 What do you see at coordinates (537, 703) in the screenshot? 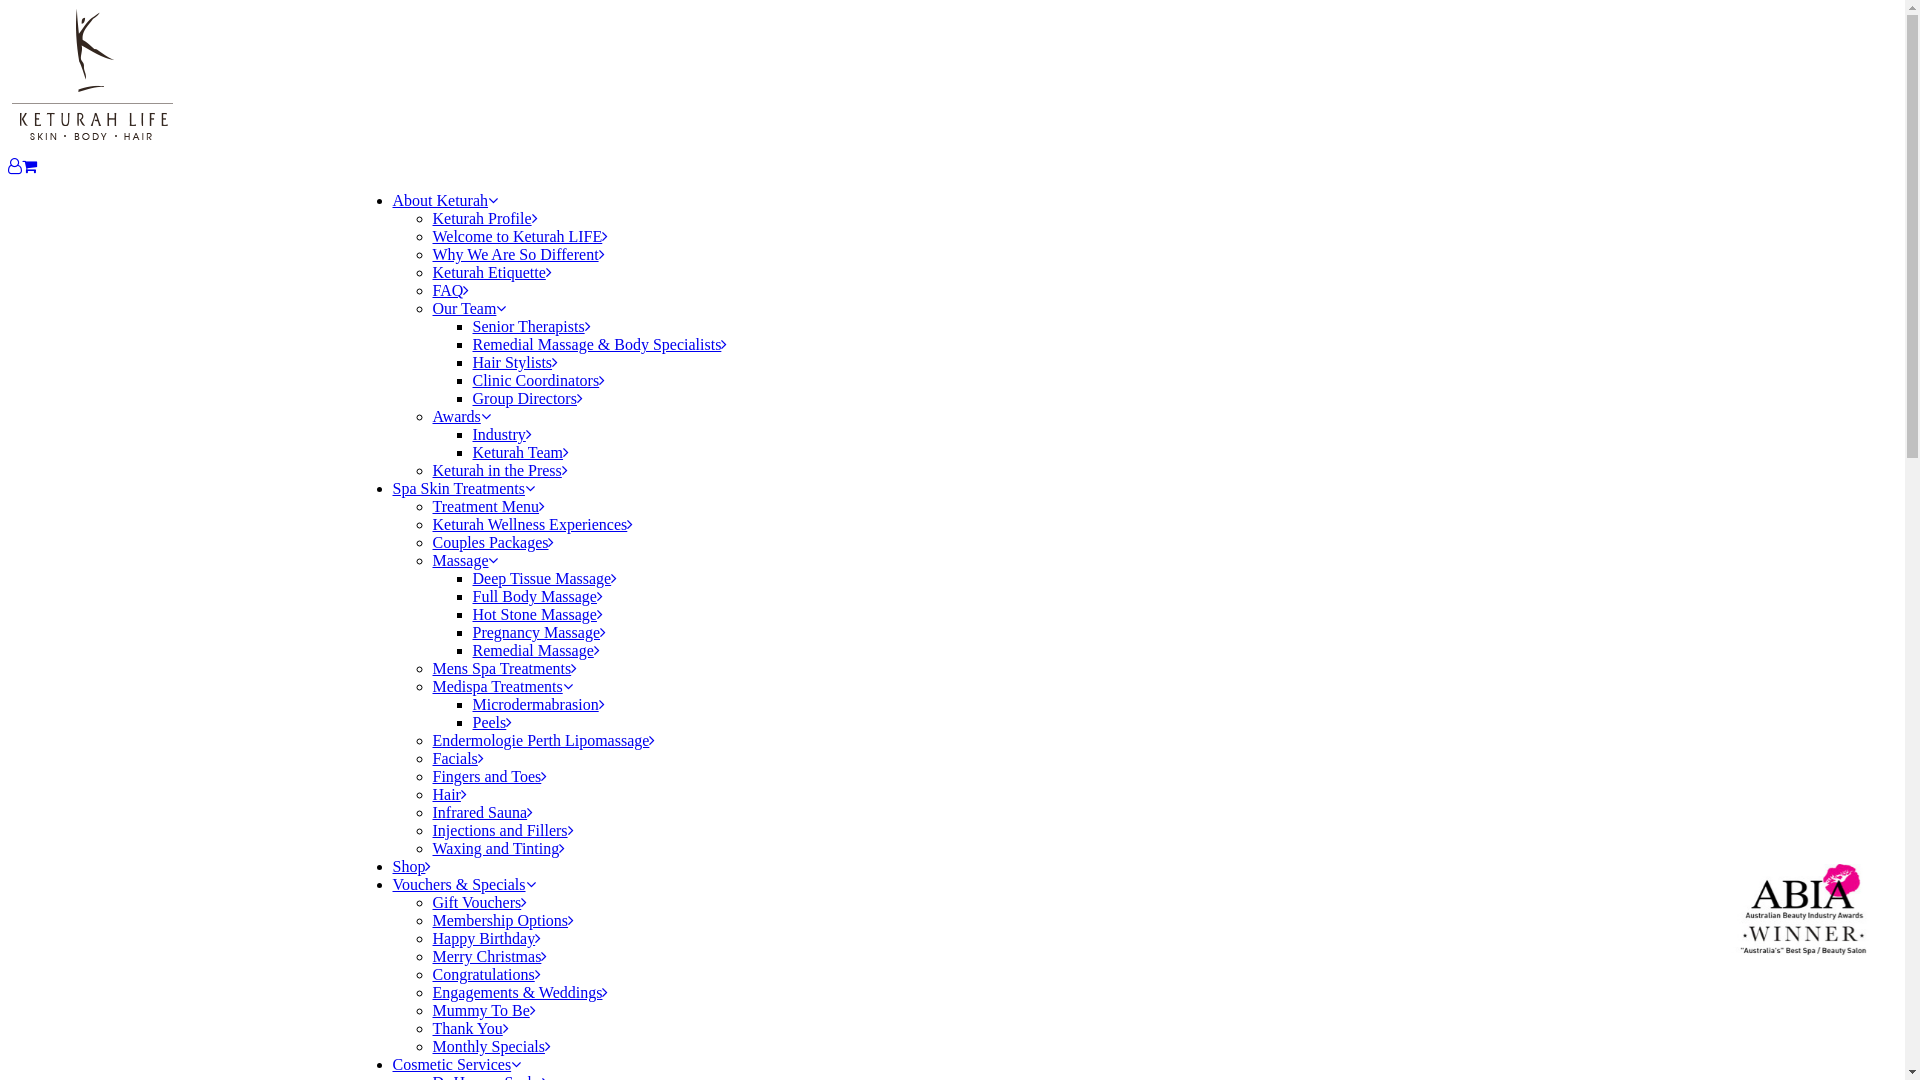
I see `'Microdermabrasion'` at bounding box center [537, 703].